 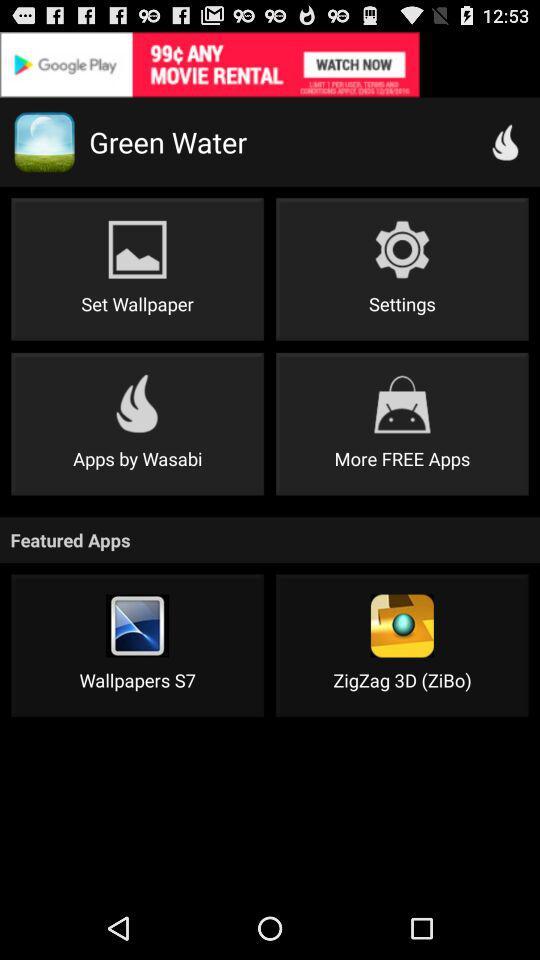 I want to click on for advertisement, so click(x=270, y=64).